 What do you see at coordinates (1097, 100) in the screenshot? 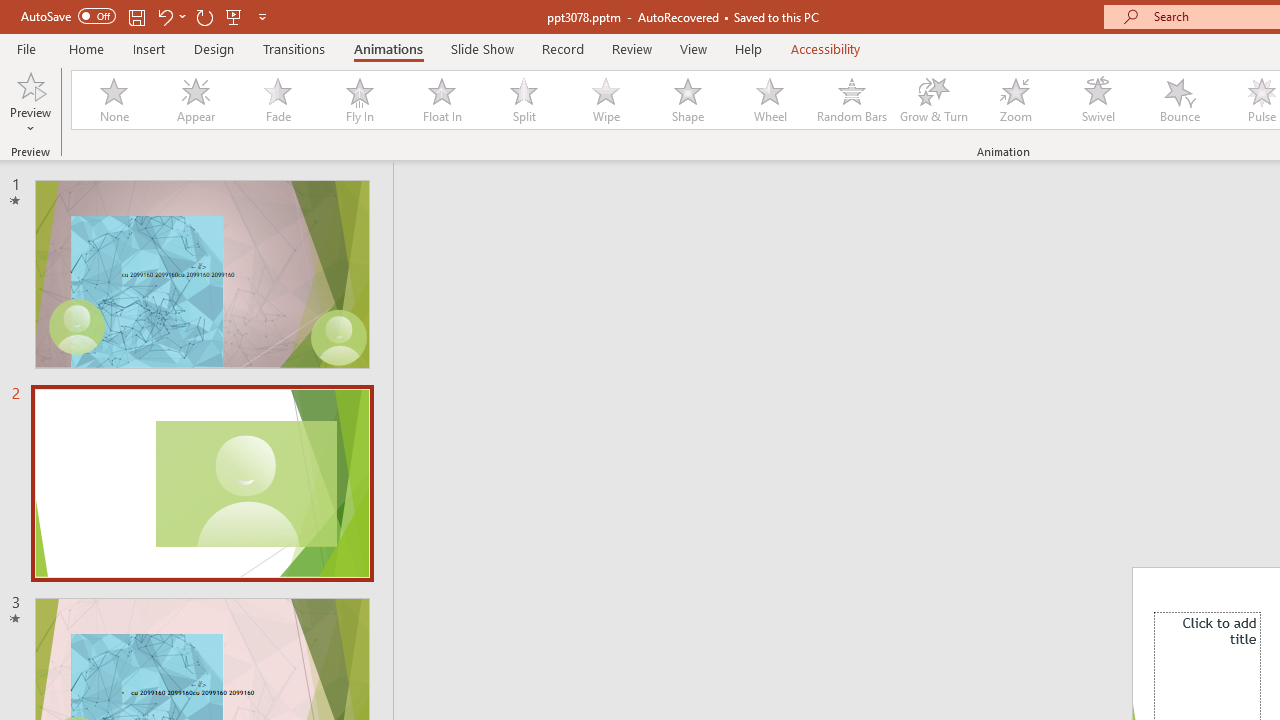
I see `'Swivel'` at bounding box center [1097, 100].